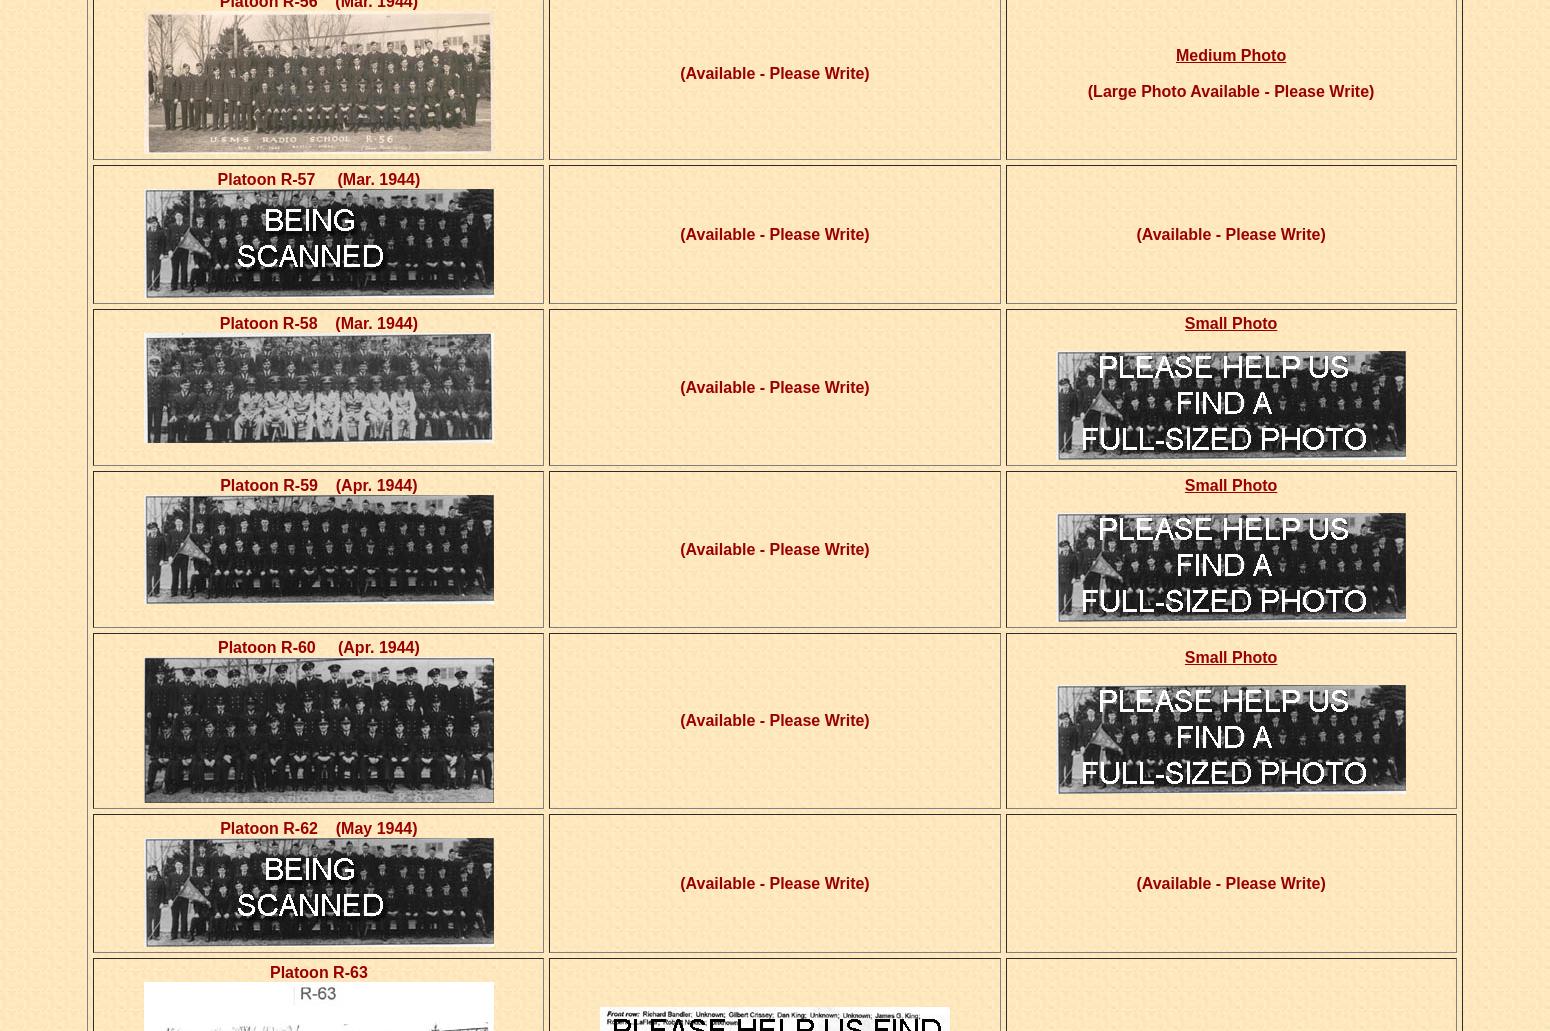 Image resolution: width=1550 pixels, height=1031 pixels. I want to click on 'Platoon R-62    (May 
                
                1944)', so click(317, 828).